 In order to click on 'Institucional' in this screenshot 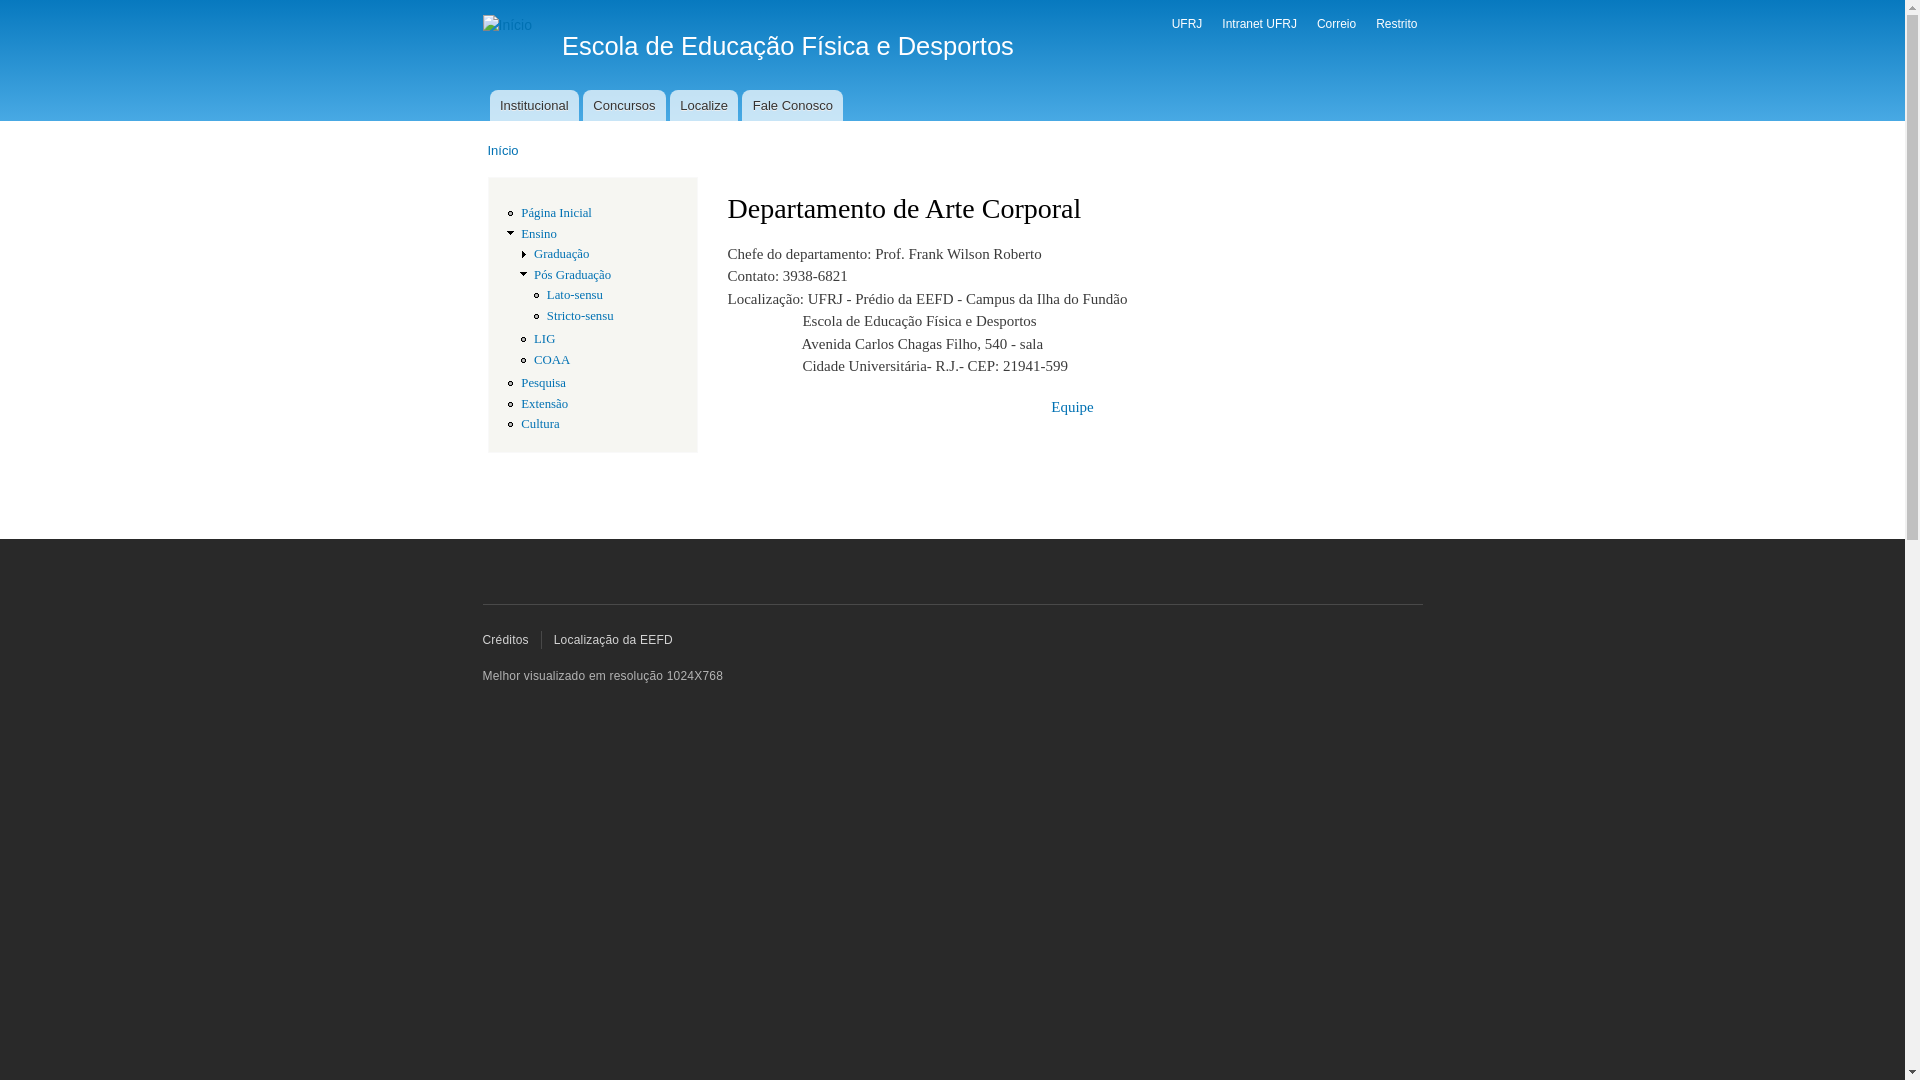, I will do `click(534, 105)`.